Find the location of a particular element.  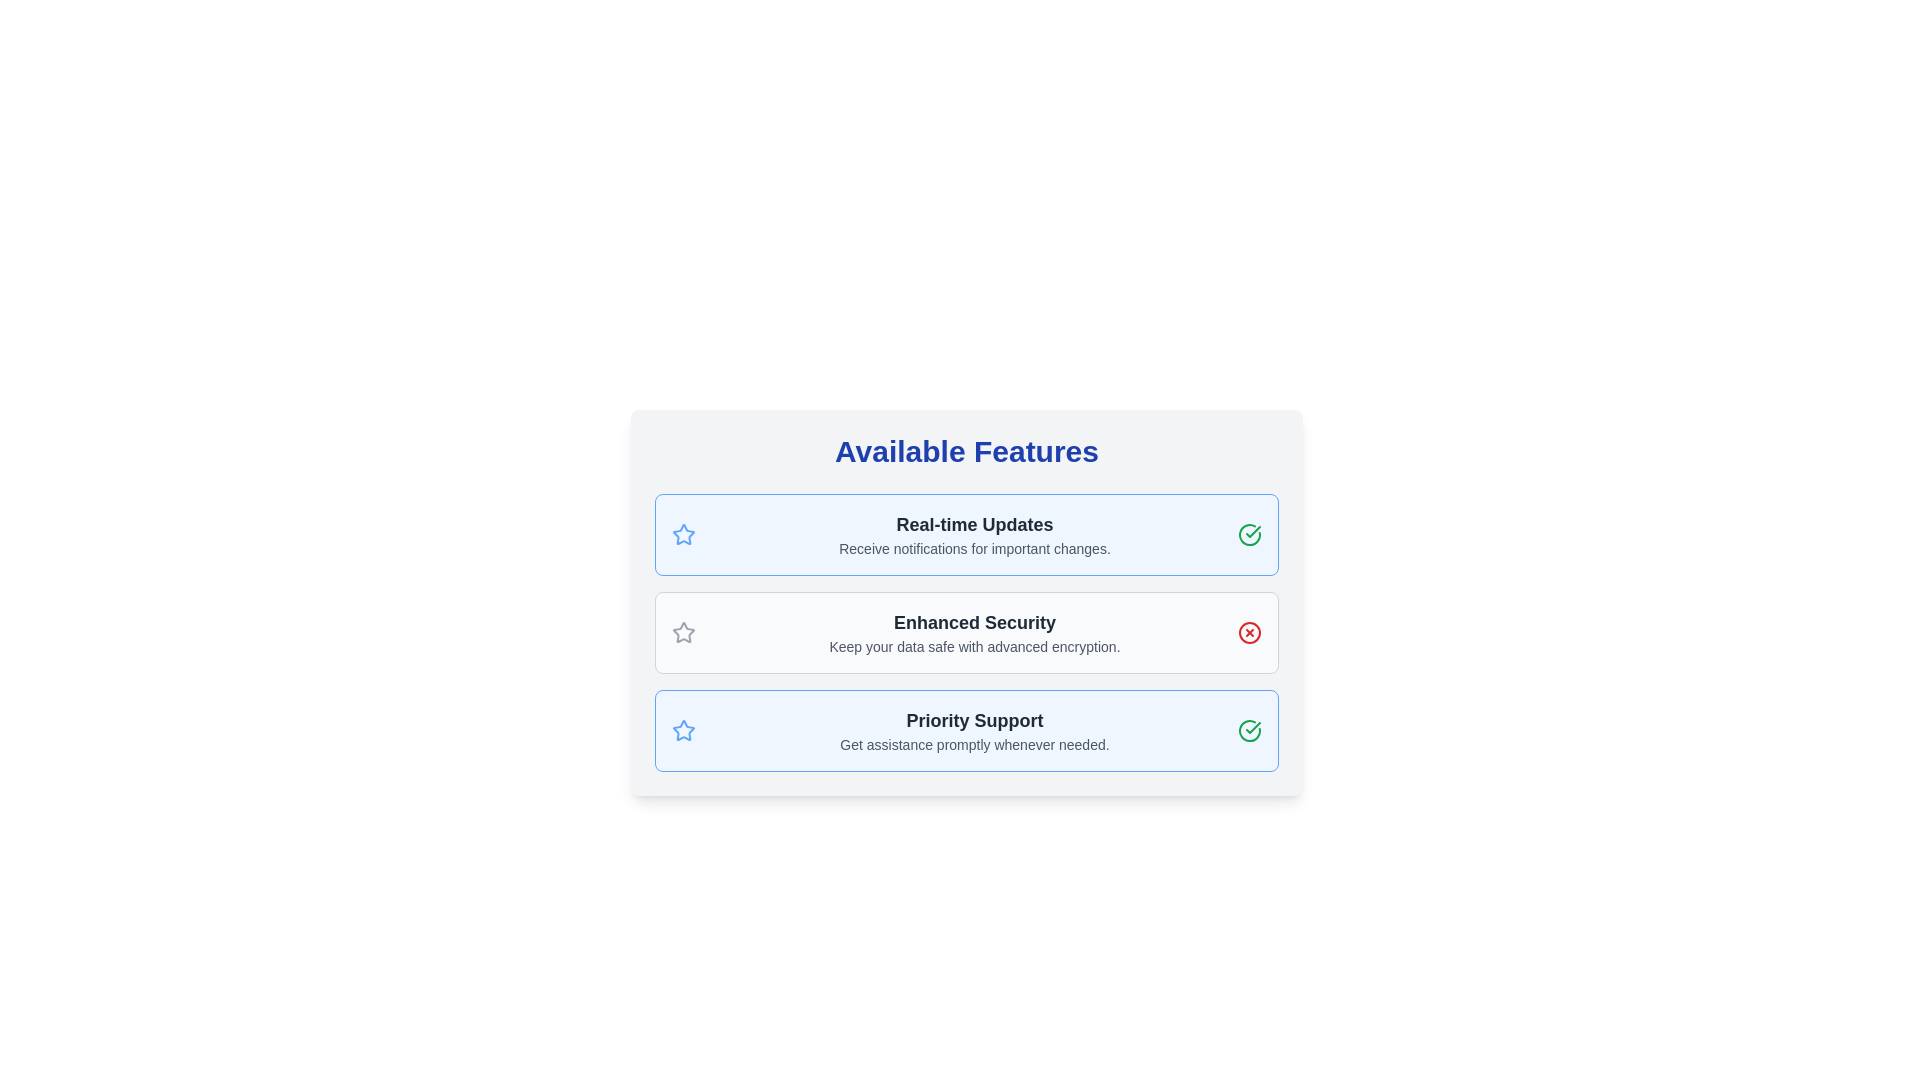

the decorative icon located to the left of the 'Enhanced Security' text, which serves as a placeholder for rating or importance is located at coordinates (684, 632).